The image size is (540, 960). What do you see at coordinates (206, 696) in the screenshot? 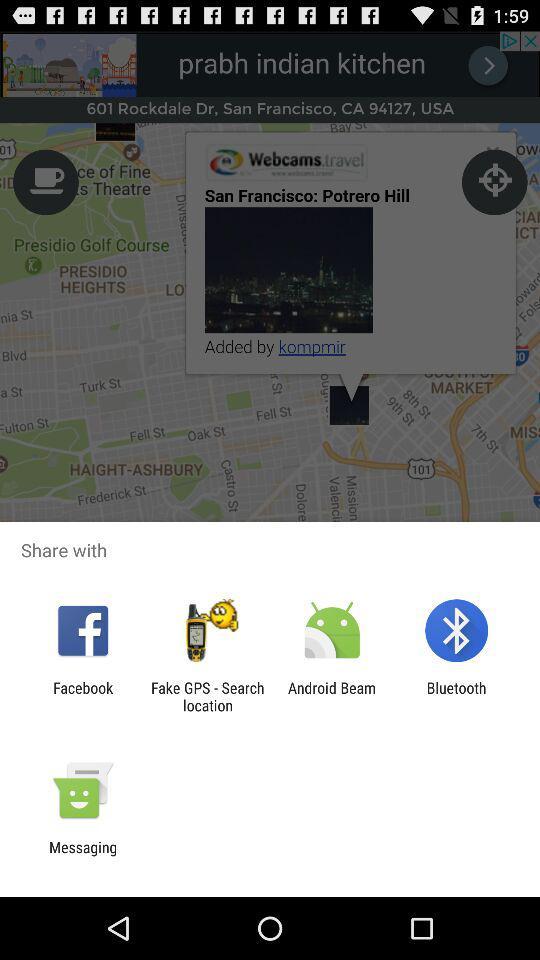
I see `item next to android beam item` at bounding box center [206, 696].